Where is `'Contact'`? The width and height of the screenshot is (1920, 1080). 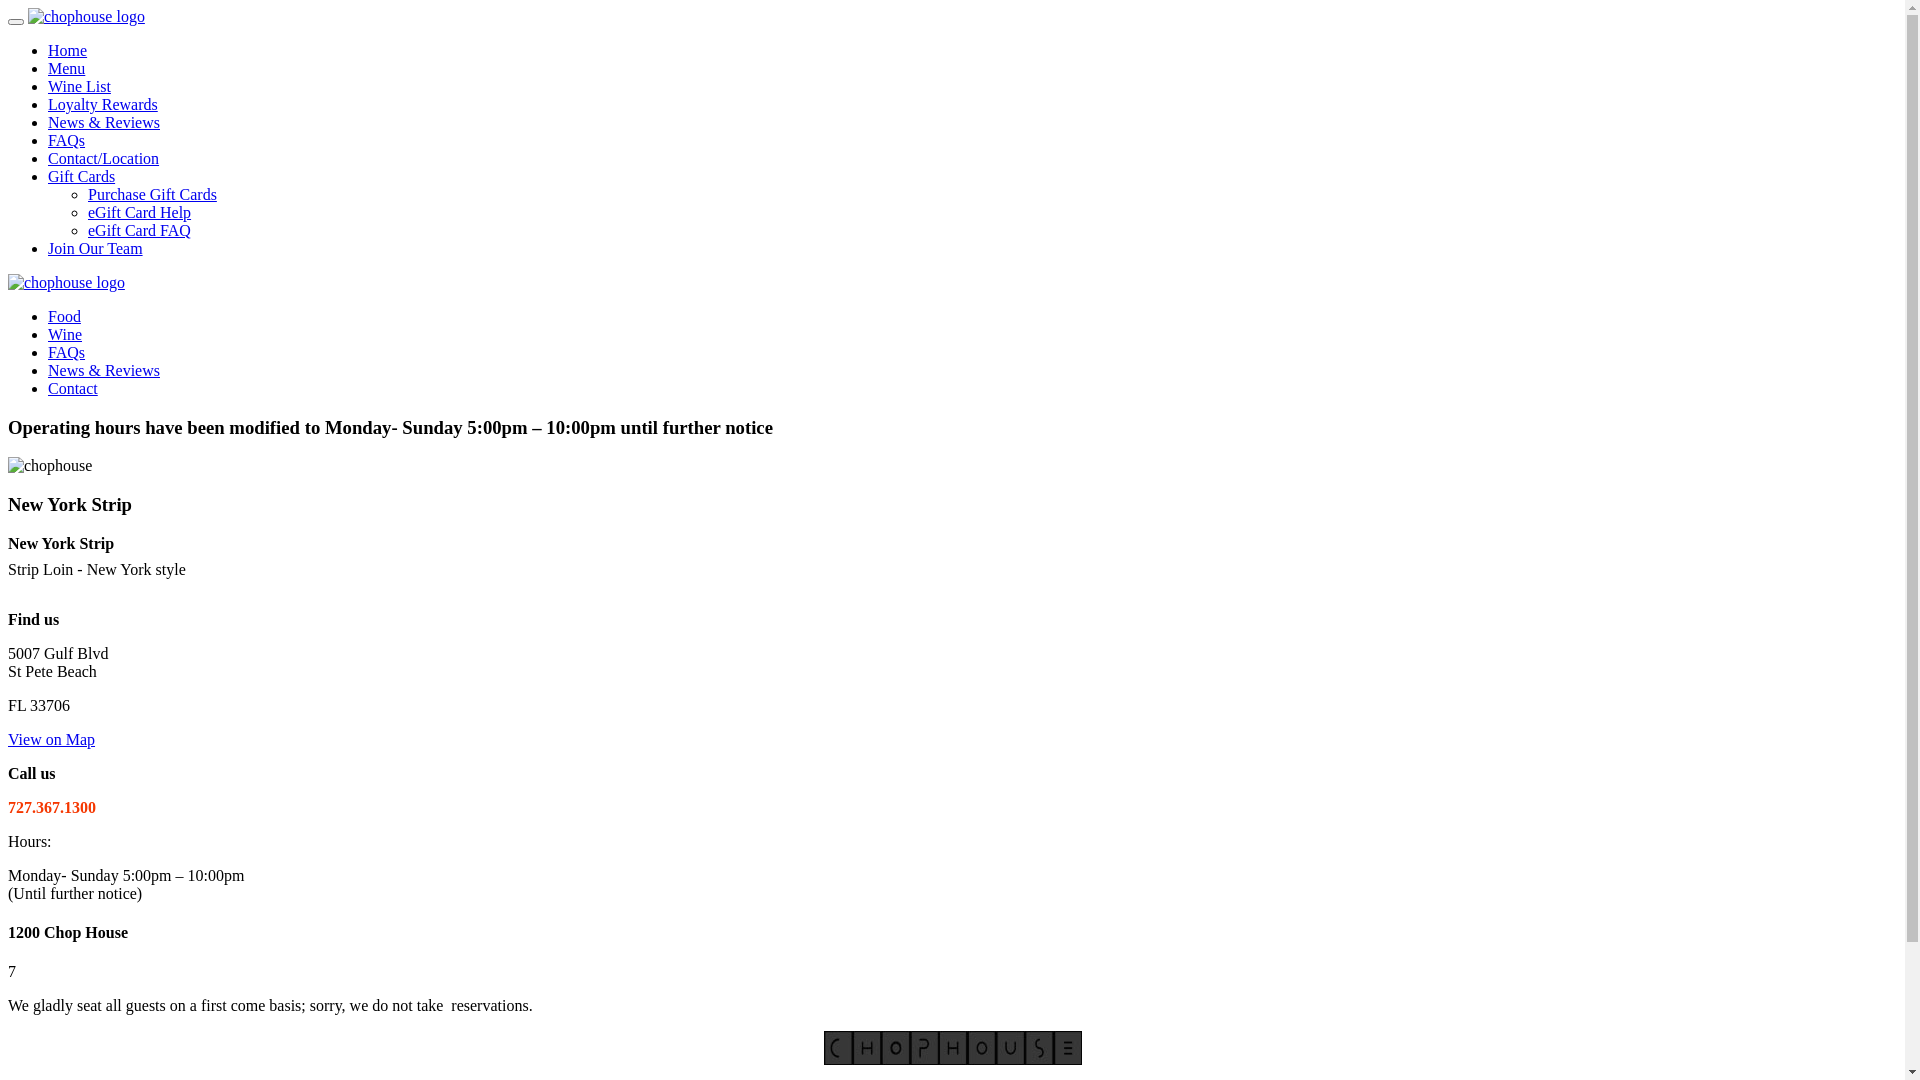
'Contact' is located at coordinates (48, 388).